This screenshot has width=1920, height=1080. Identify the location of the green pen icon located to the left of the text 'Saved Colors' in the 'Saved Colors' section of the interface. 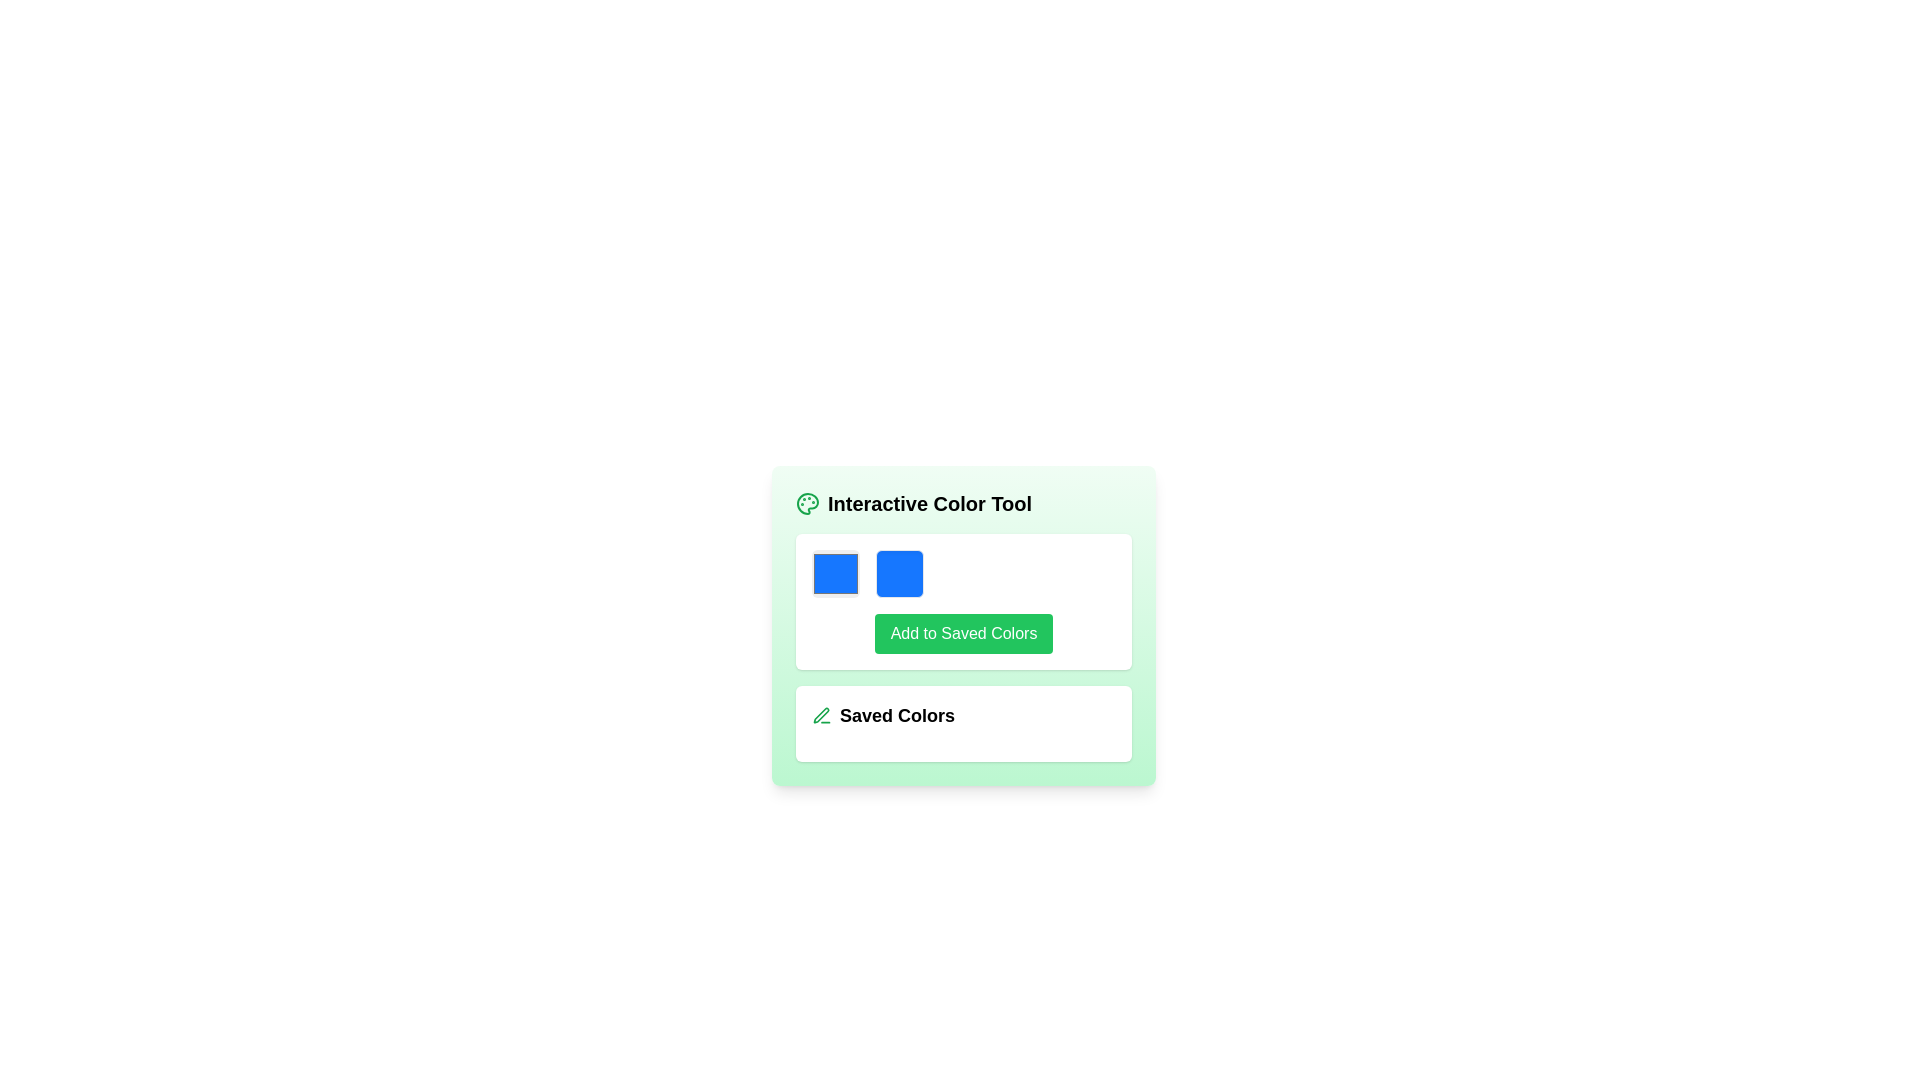
(821, 715).